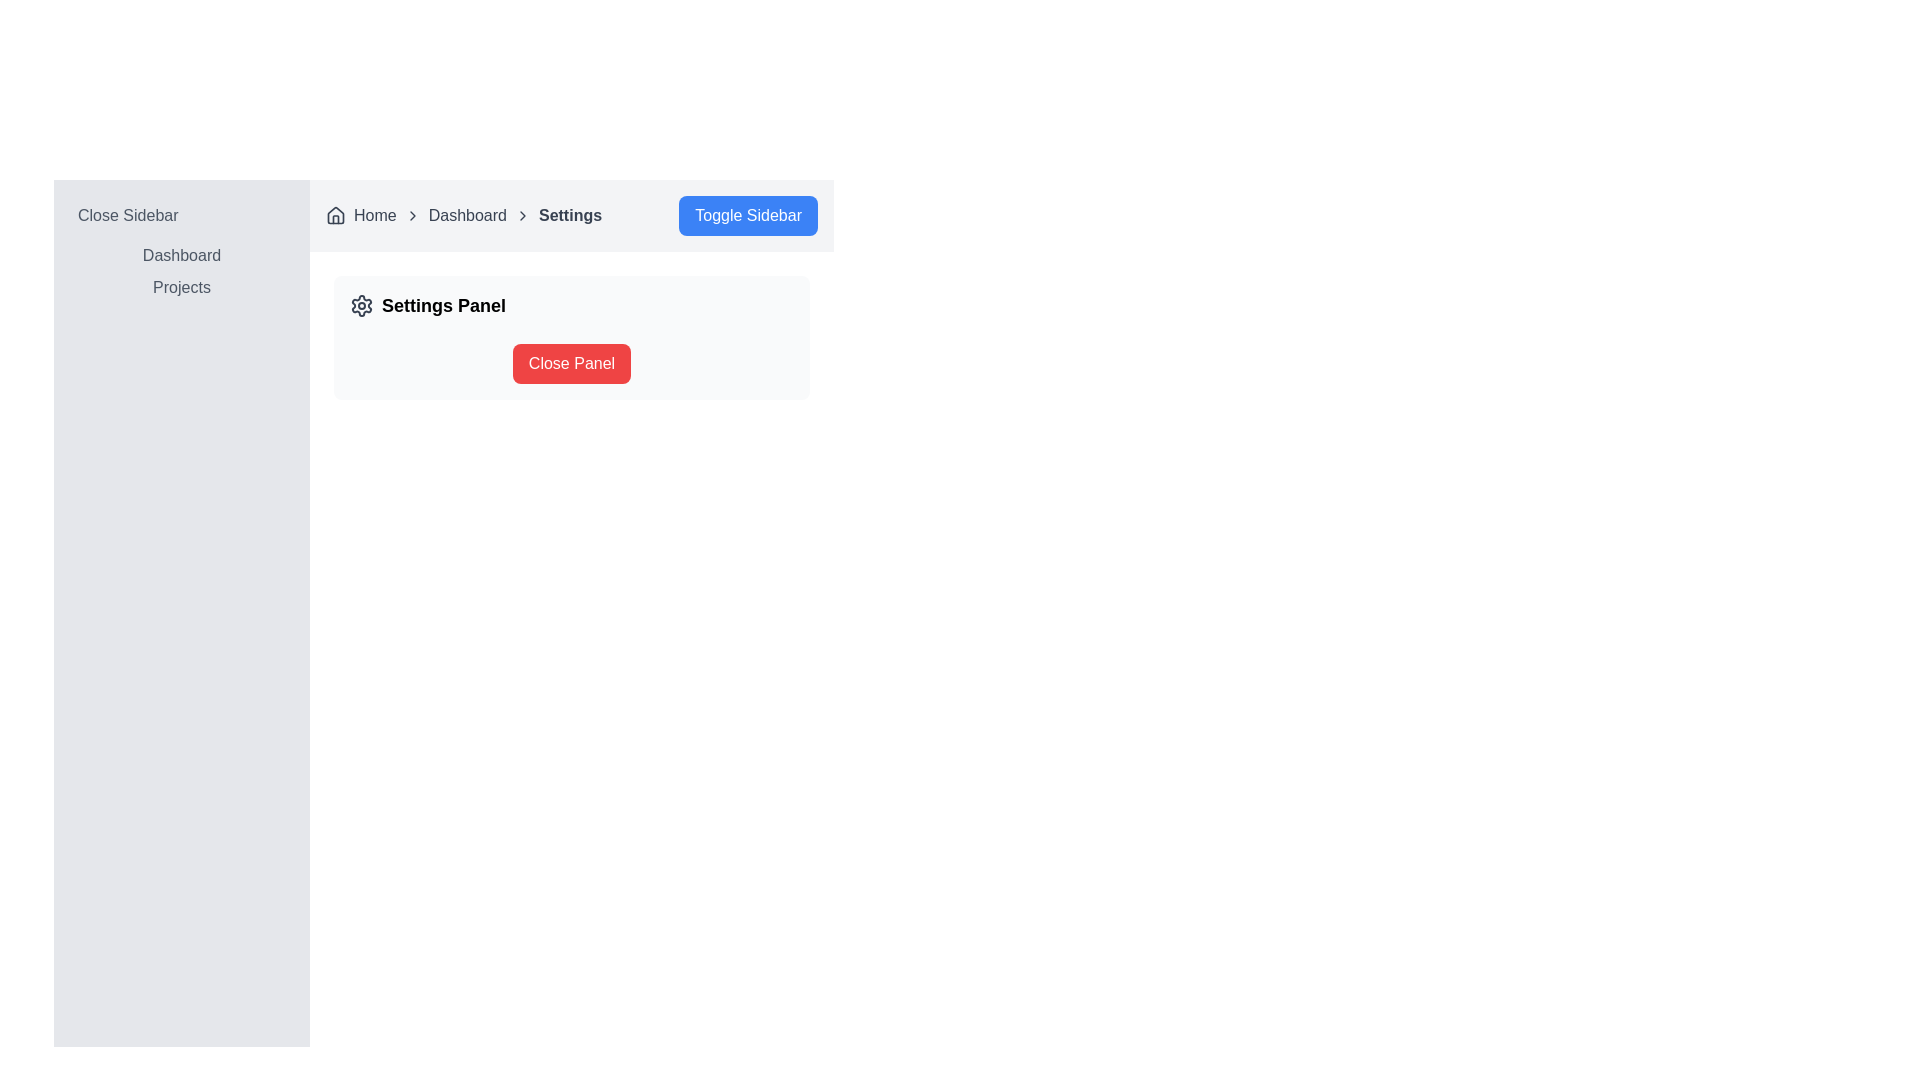  Describe the element at coordinates (747, 216) in the screenshot. I see `the 'Toggle Sidebar' button, which is a rounded rectangle with a blue background and white text, located in the top bar towards the right end of the interface` at that location.